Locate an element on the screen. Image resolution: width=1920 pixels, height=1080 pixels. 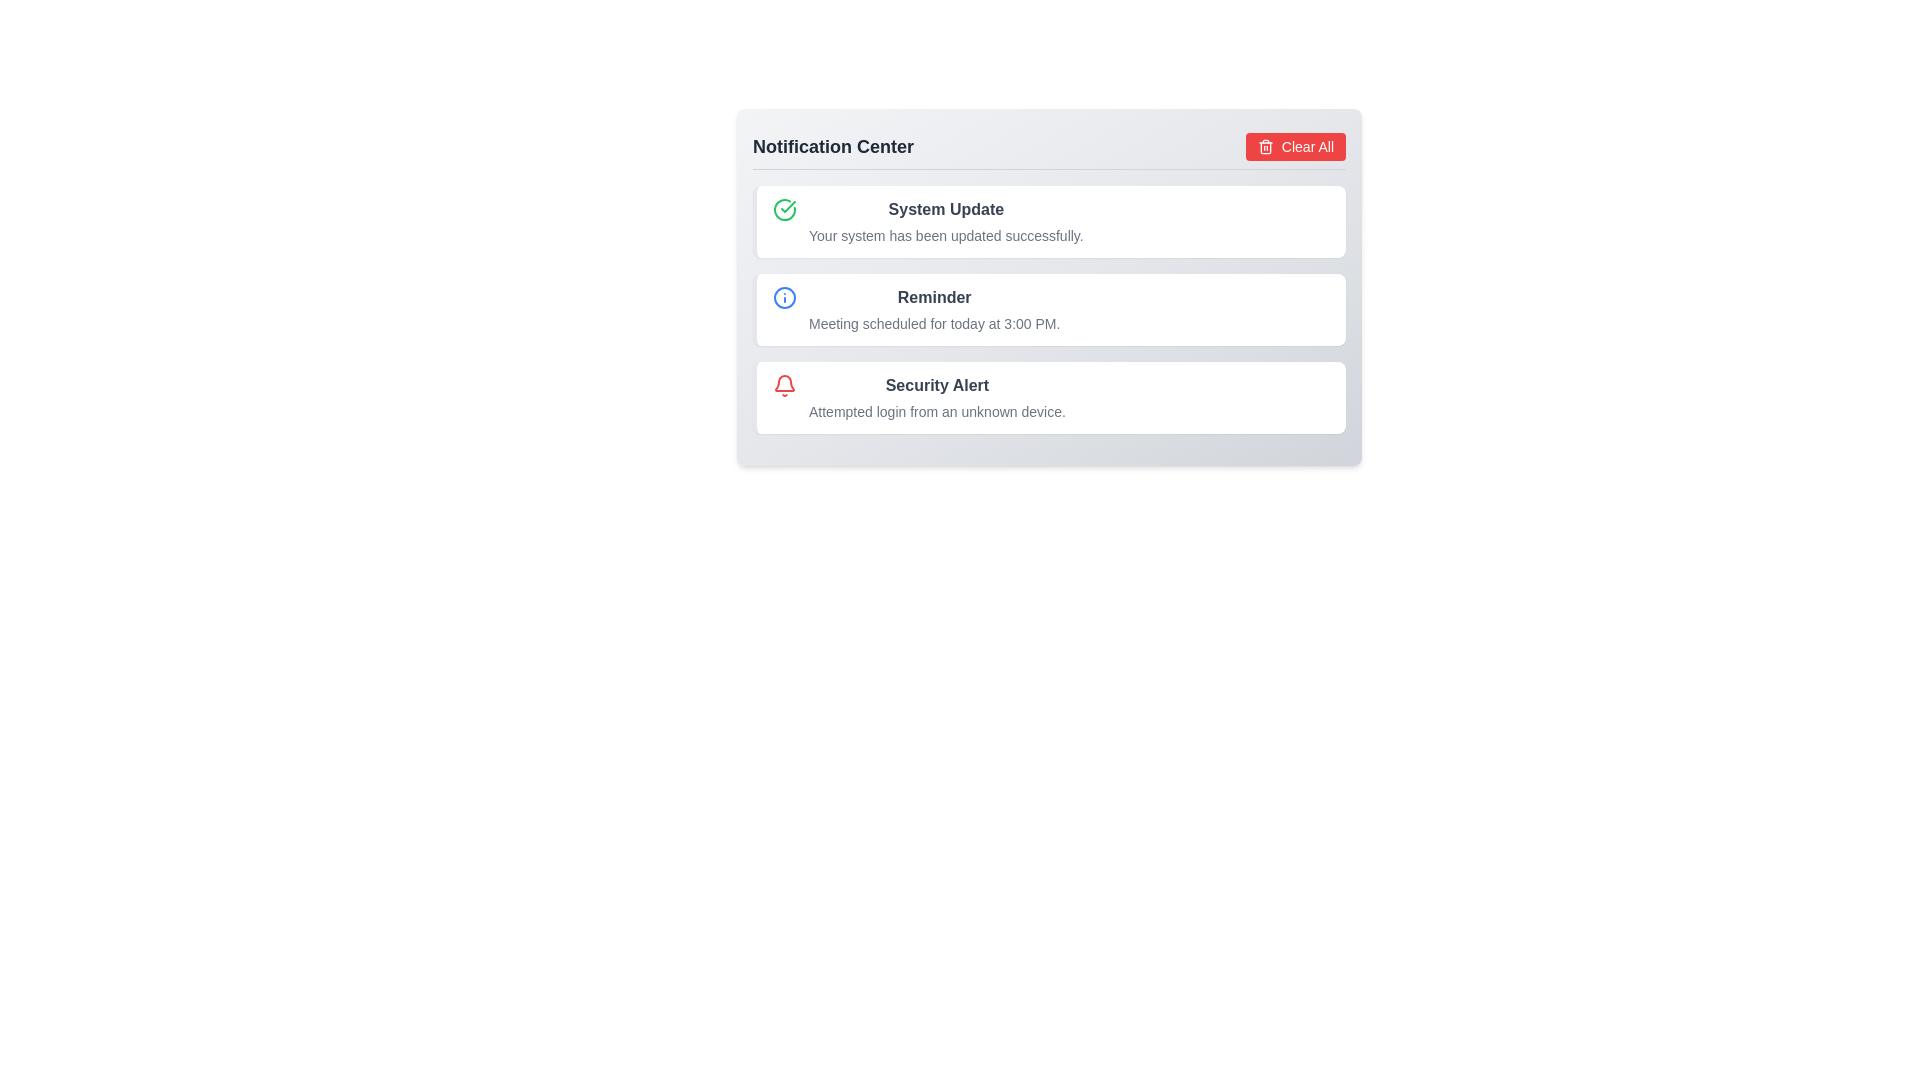
the bottom part of the bell icon located near the top-right corner of the notification center interface, adjacent to the 'Clear All' button is located at coordinates (784, 383).